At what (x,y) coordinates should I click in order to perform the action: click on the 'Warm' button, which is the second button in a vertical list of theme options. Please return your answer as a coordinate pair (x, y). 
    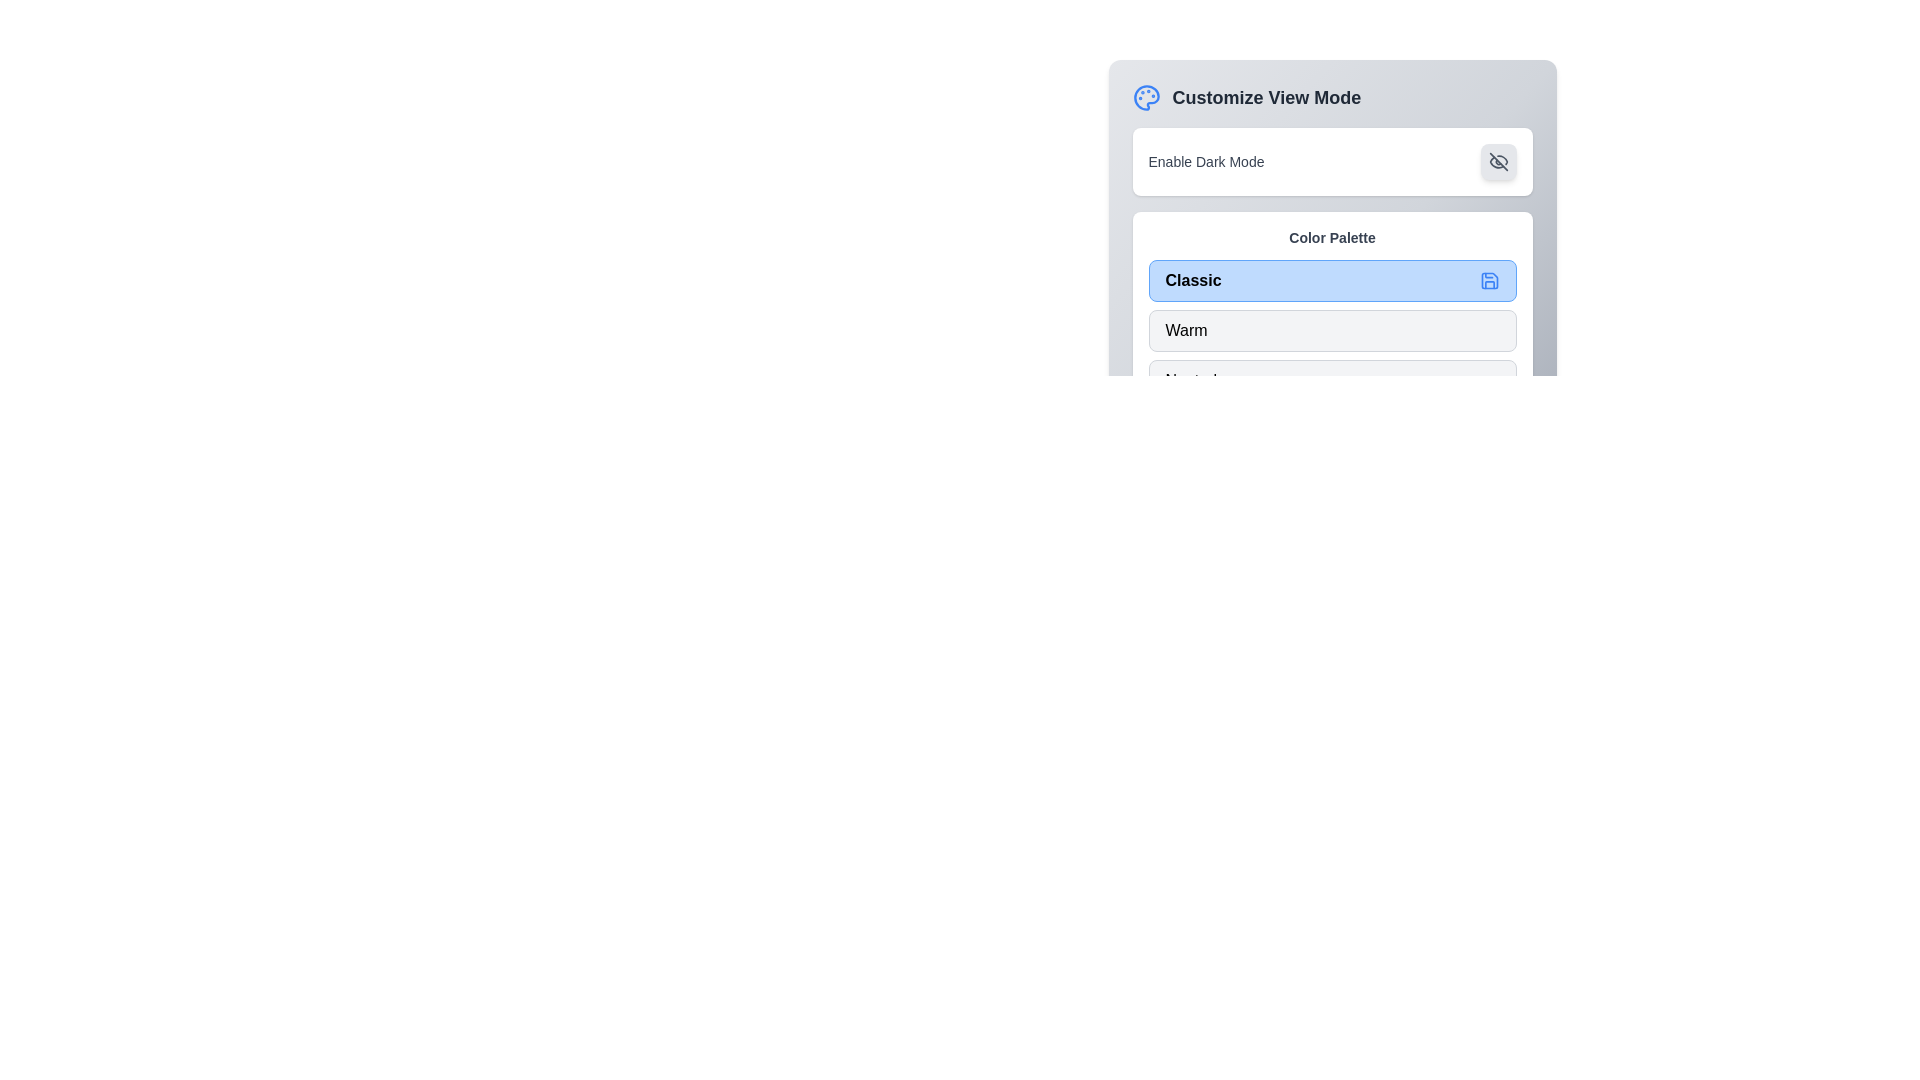
    Looking at the image, I should click on (1332, 330).